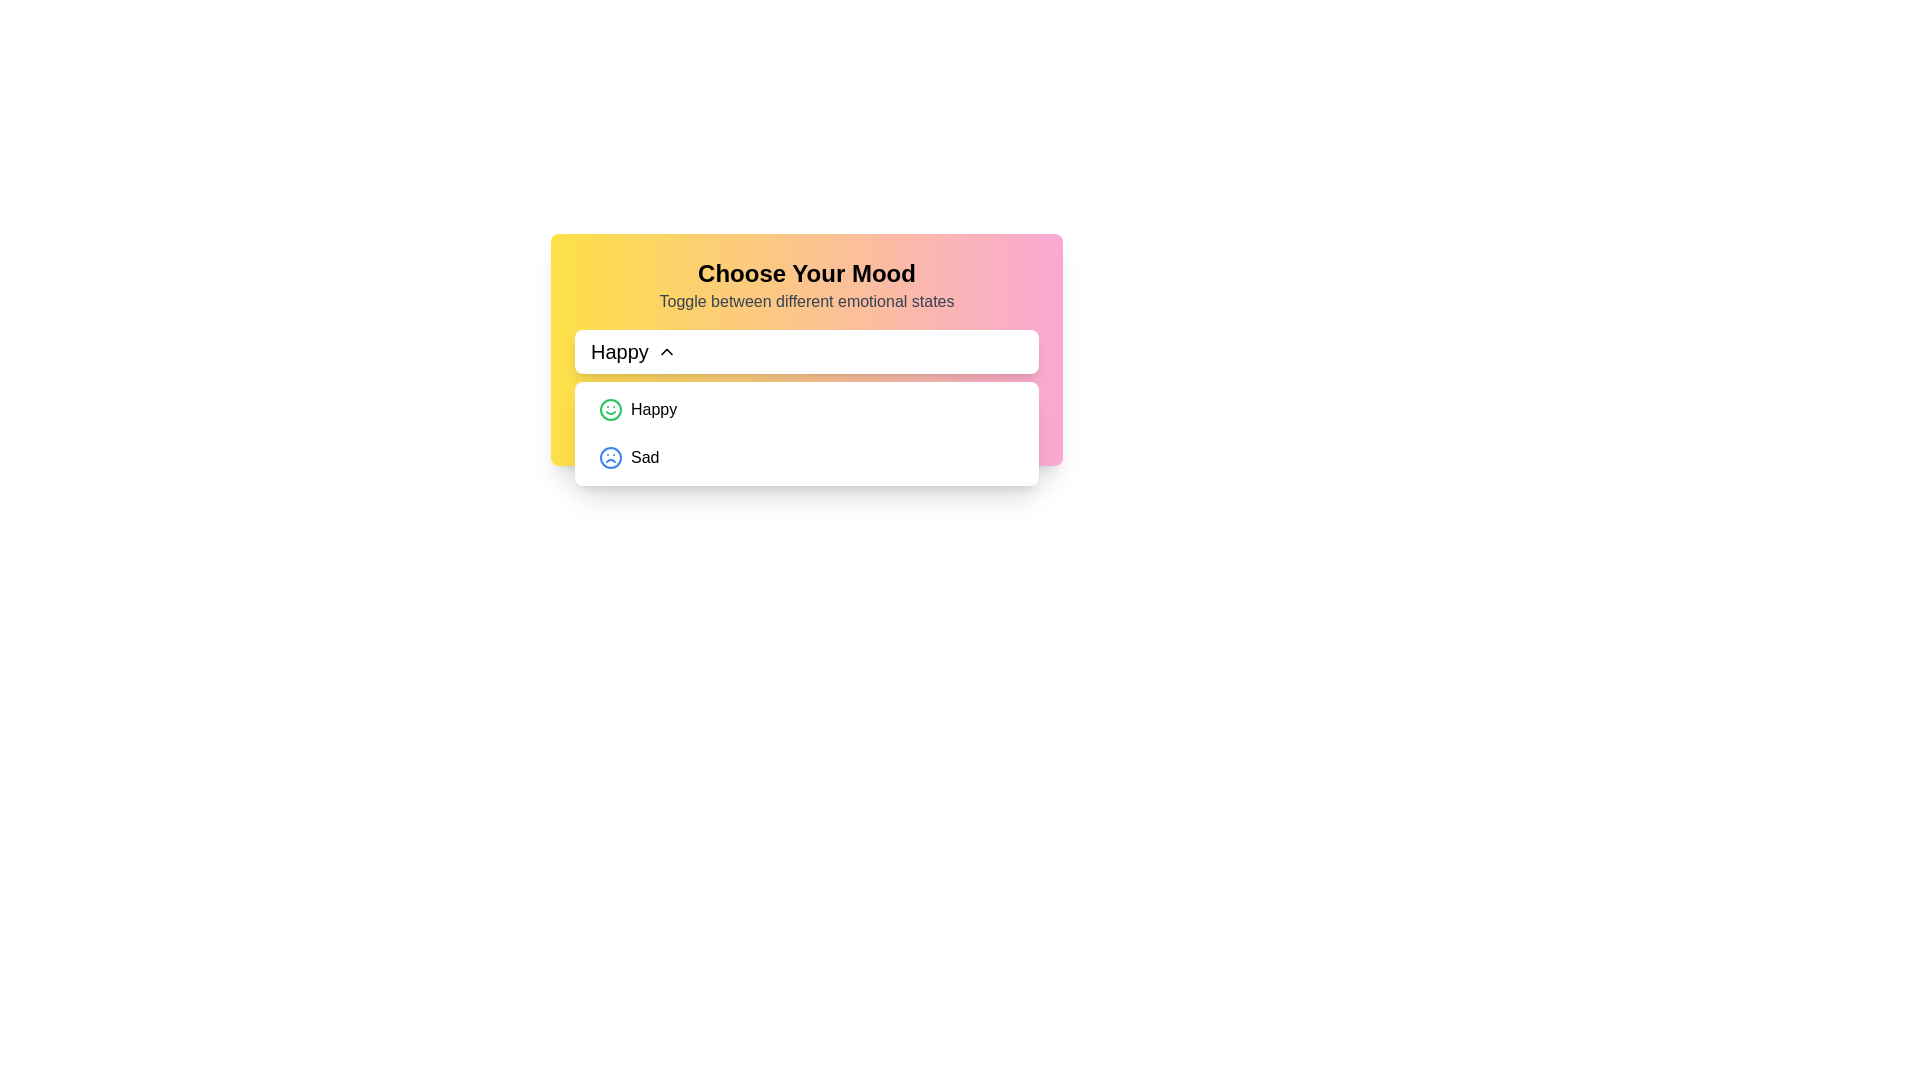 The image size is (1920, 1080). Describe the element at coordinates (806, 408) in the screenshot. I see `the first option in the 'Choose Your Mood' dropdown menu` at that location.